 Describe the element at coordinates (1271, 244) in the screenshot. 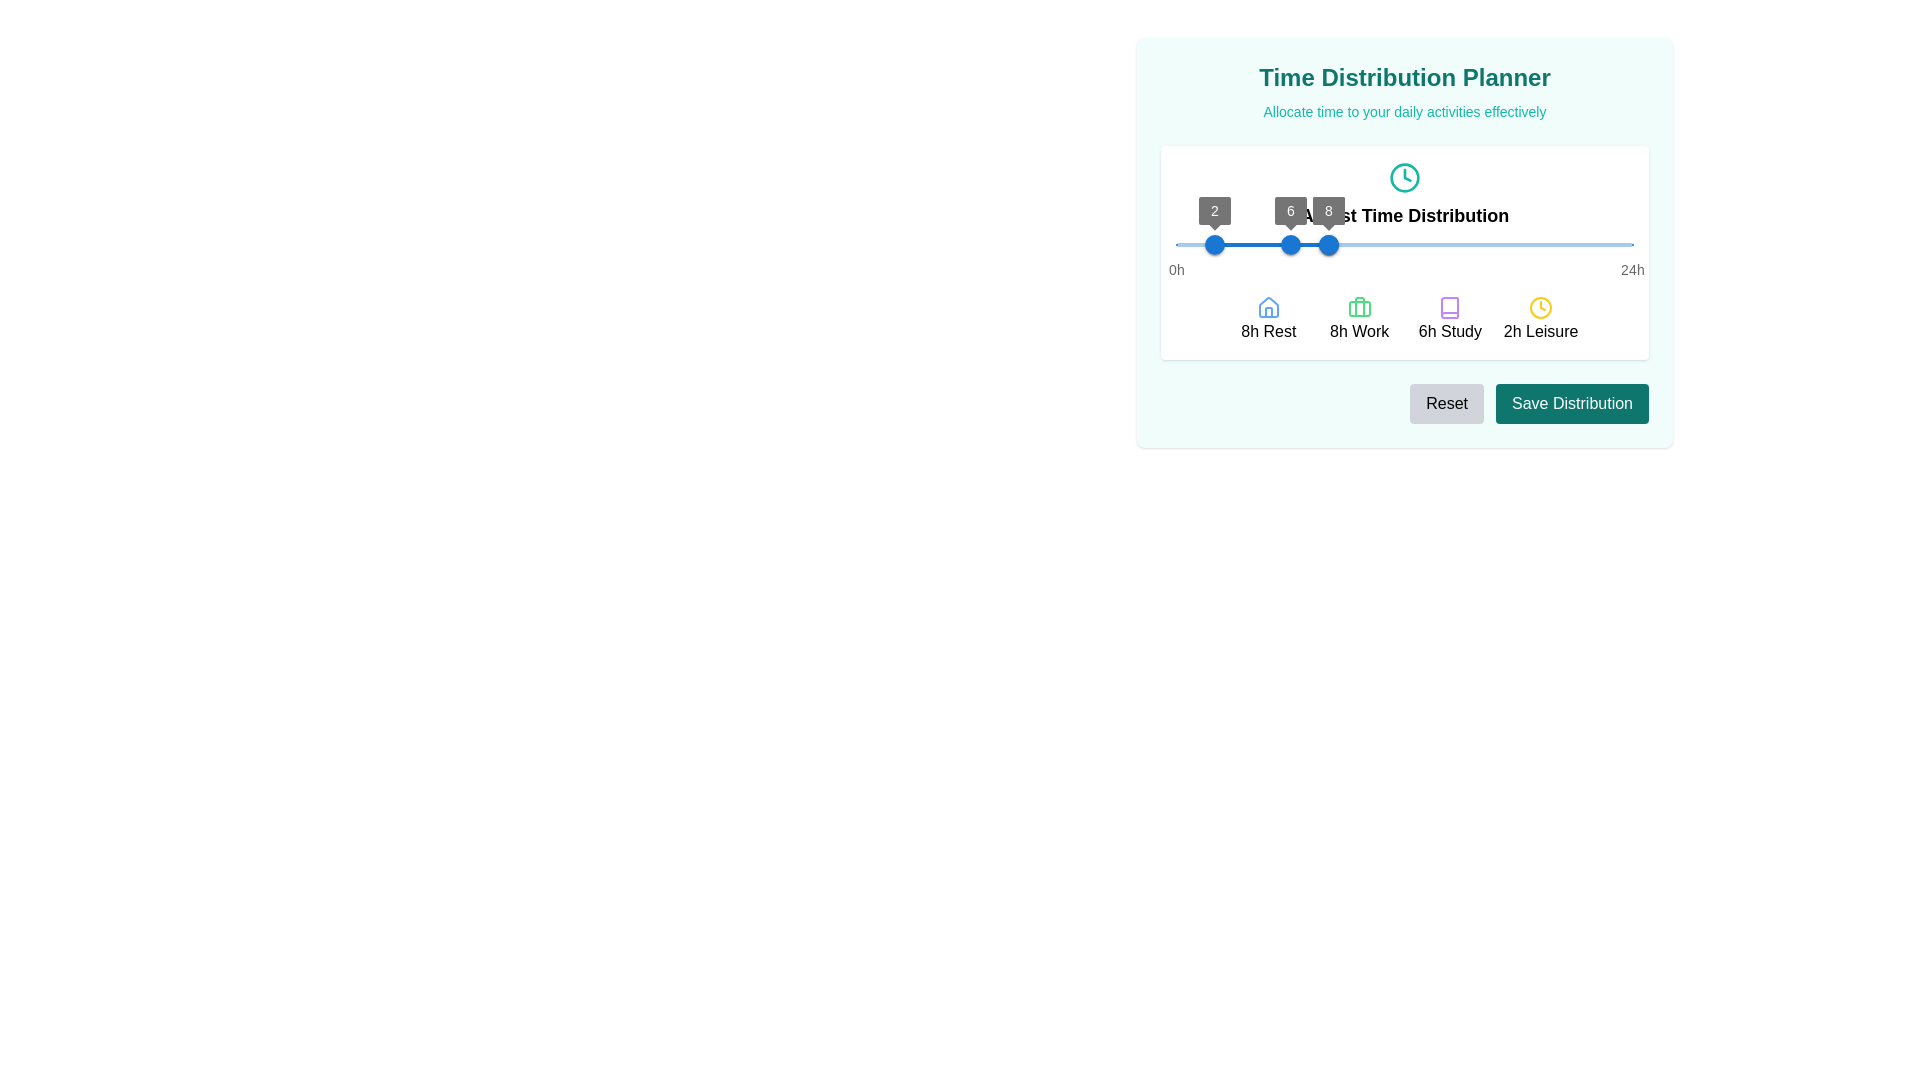

I see `the red slider track, which is a thin rectangular bar within the horizontal slider component` at that location.